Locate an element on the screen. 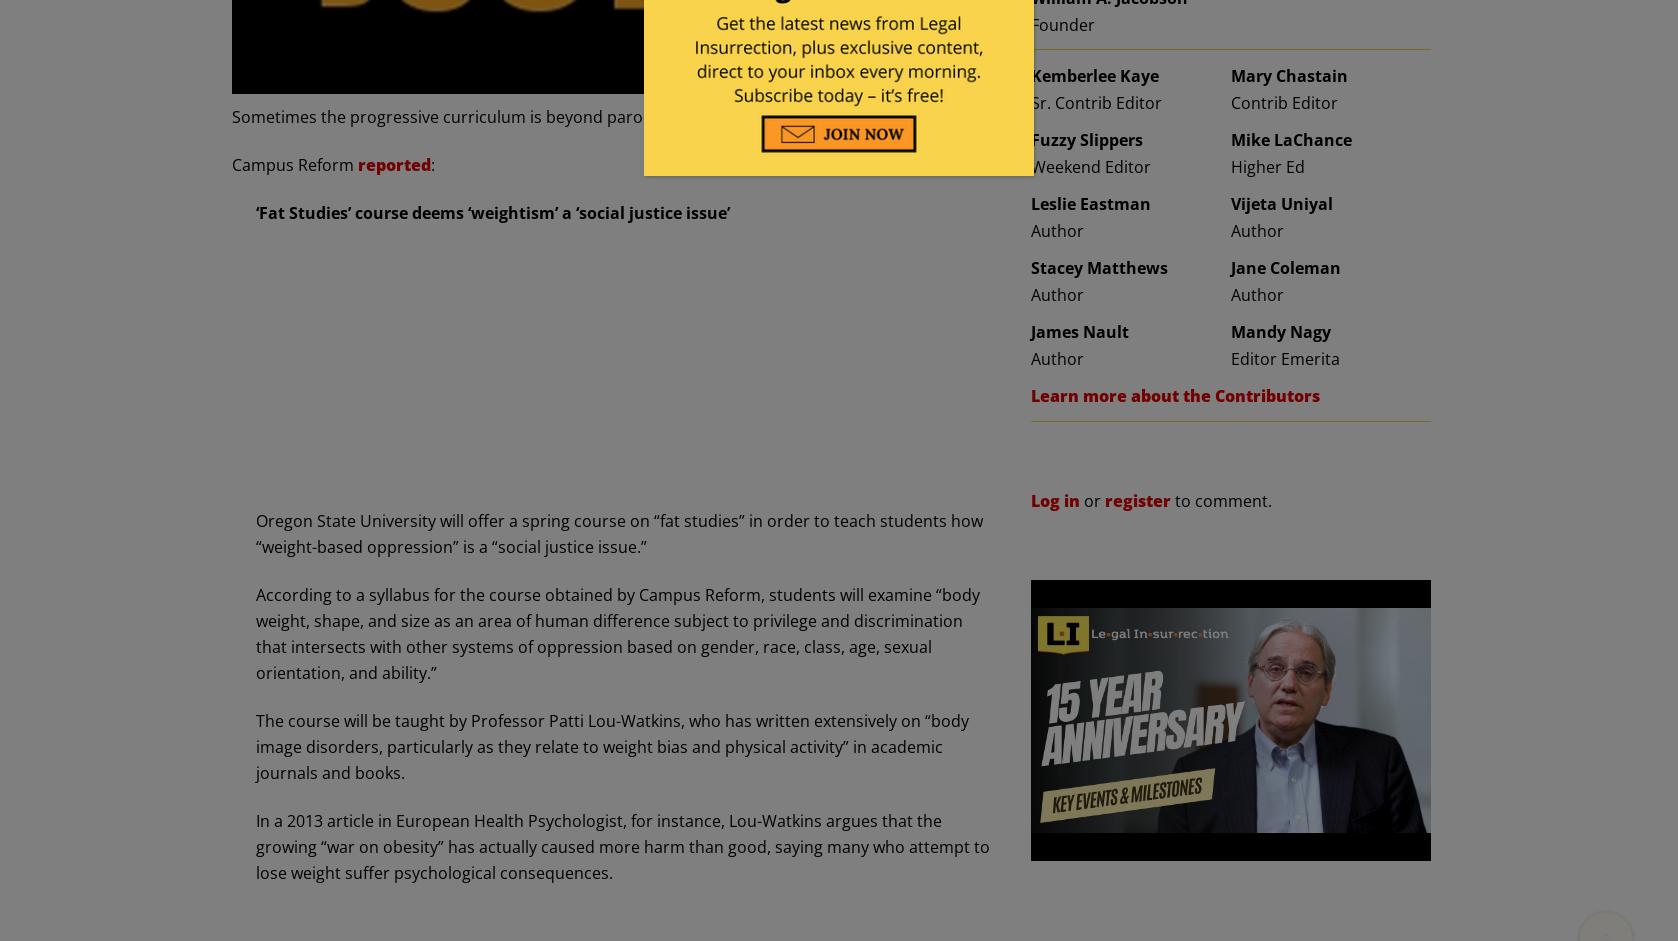 This screenshot has width=1678, height=941. 'Sometimes the progressive curriculum is beyond parody. This is an apt example of that.' is located at coordinates (231, 116).